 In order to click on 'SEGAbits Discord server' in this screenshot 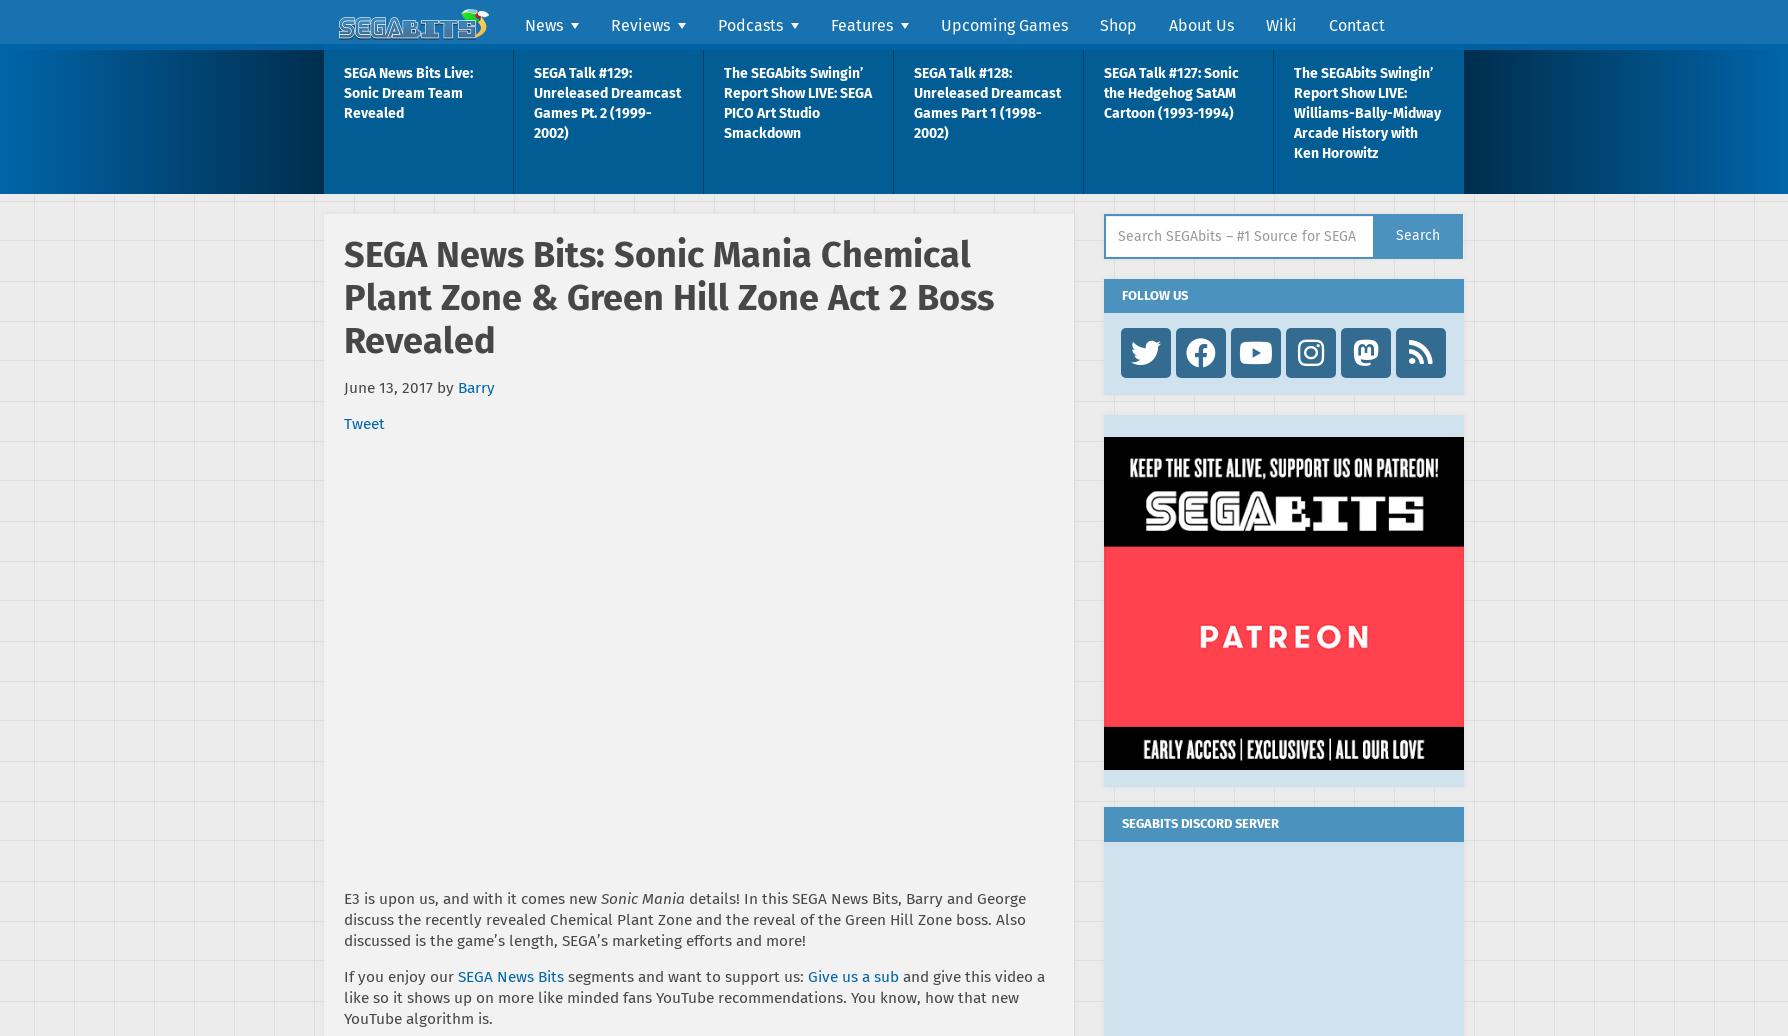, I will do `click(1199, 823)`.